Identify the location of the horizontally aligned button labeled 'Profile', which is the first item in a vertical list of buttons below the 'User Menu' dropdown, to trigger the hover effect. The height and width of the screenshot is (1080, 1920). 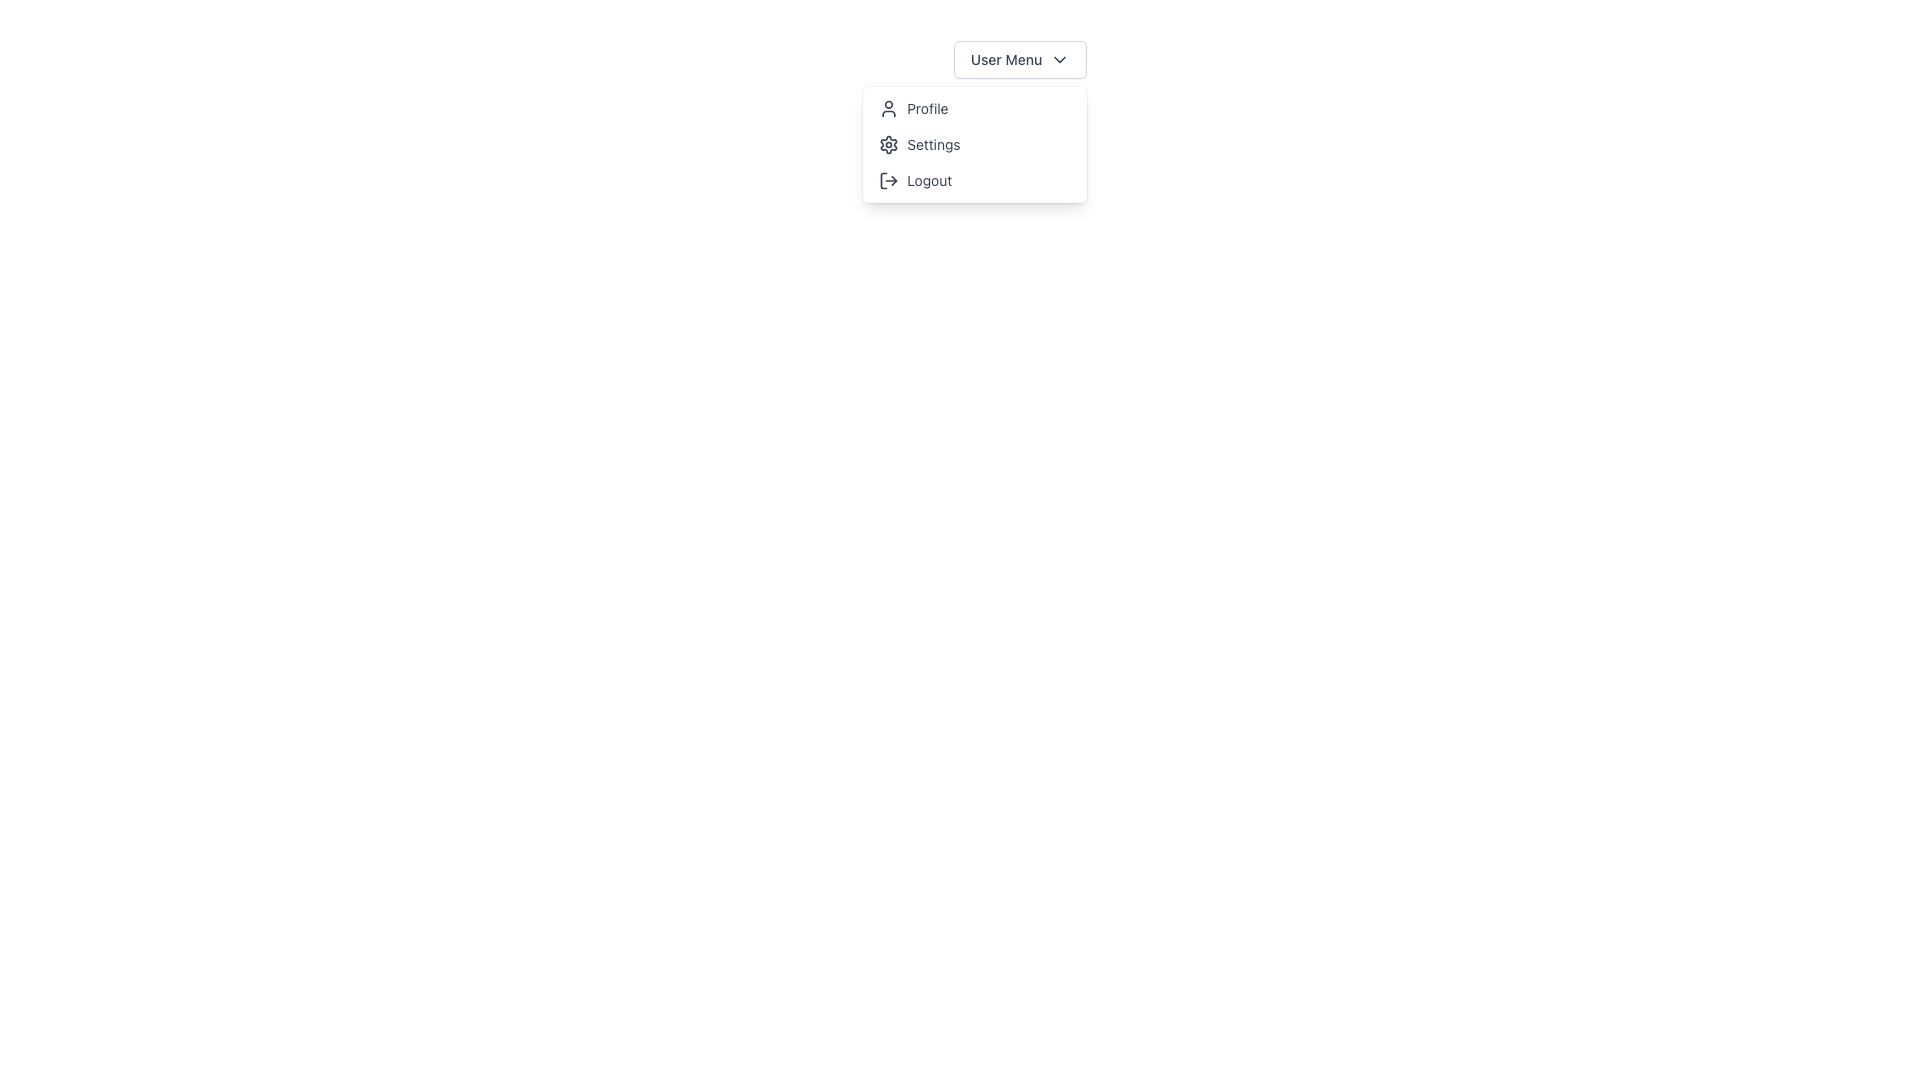
(975, 108).